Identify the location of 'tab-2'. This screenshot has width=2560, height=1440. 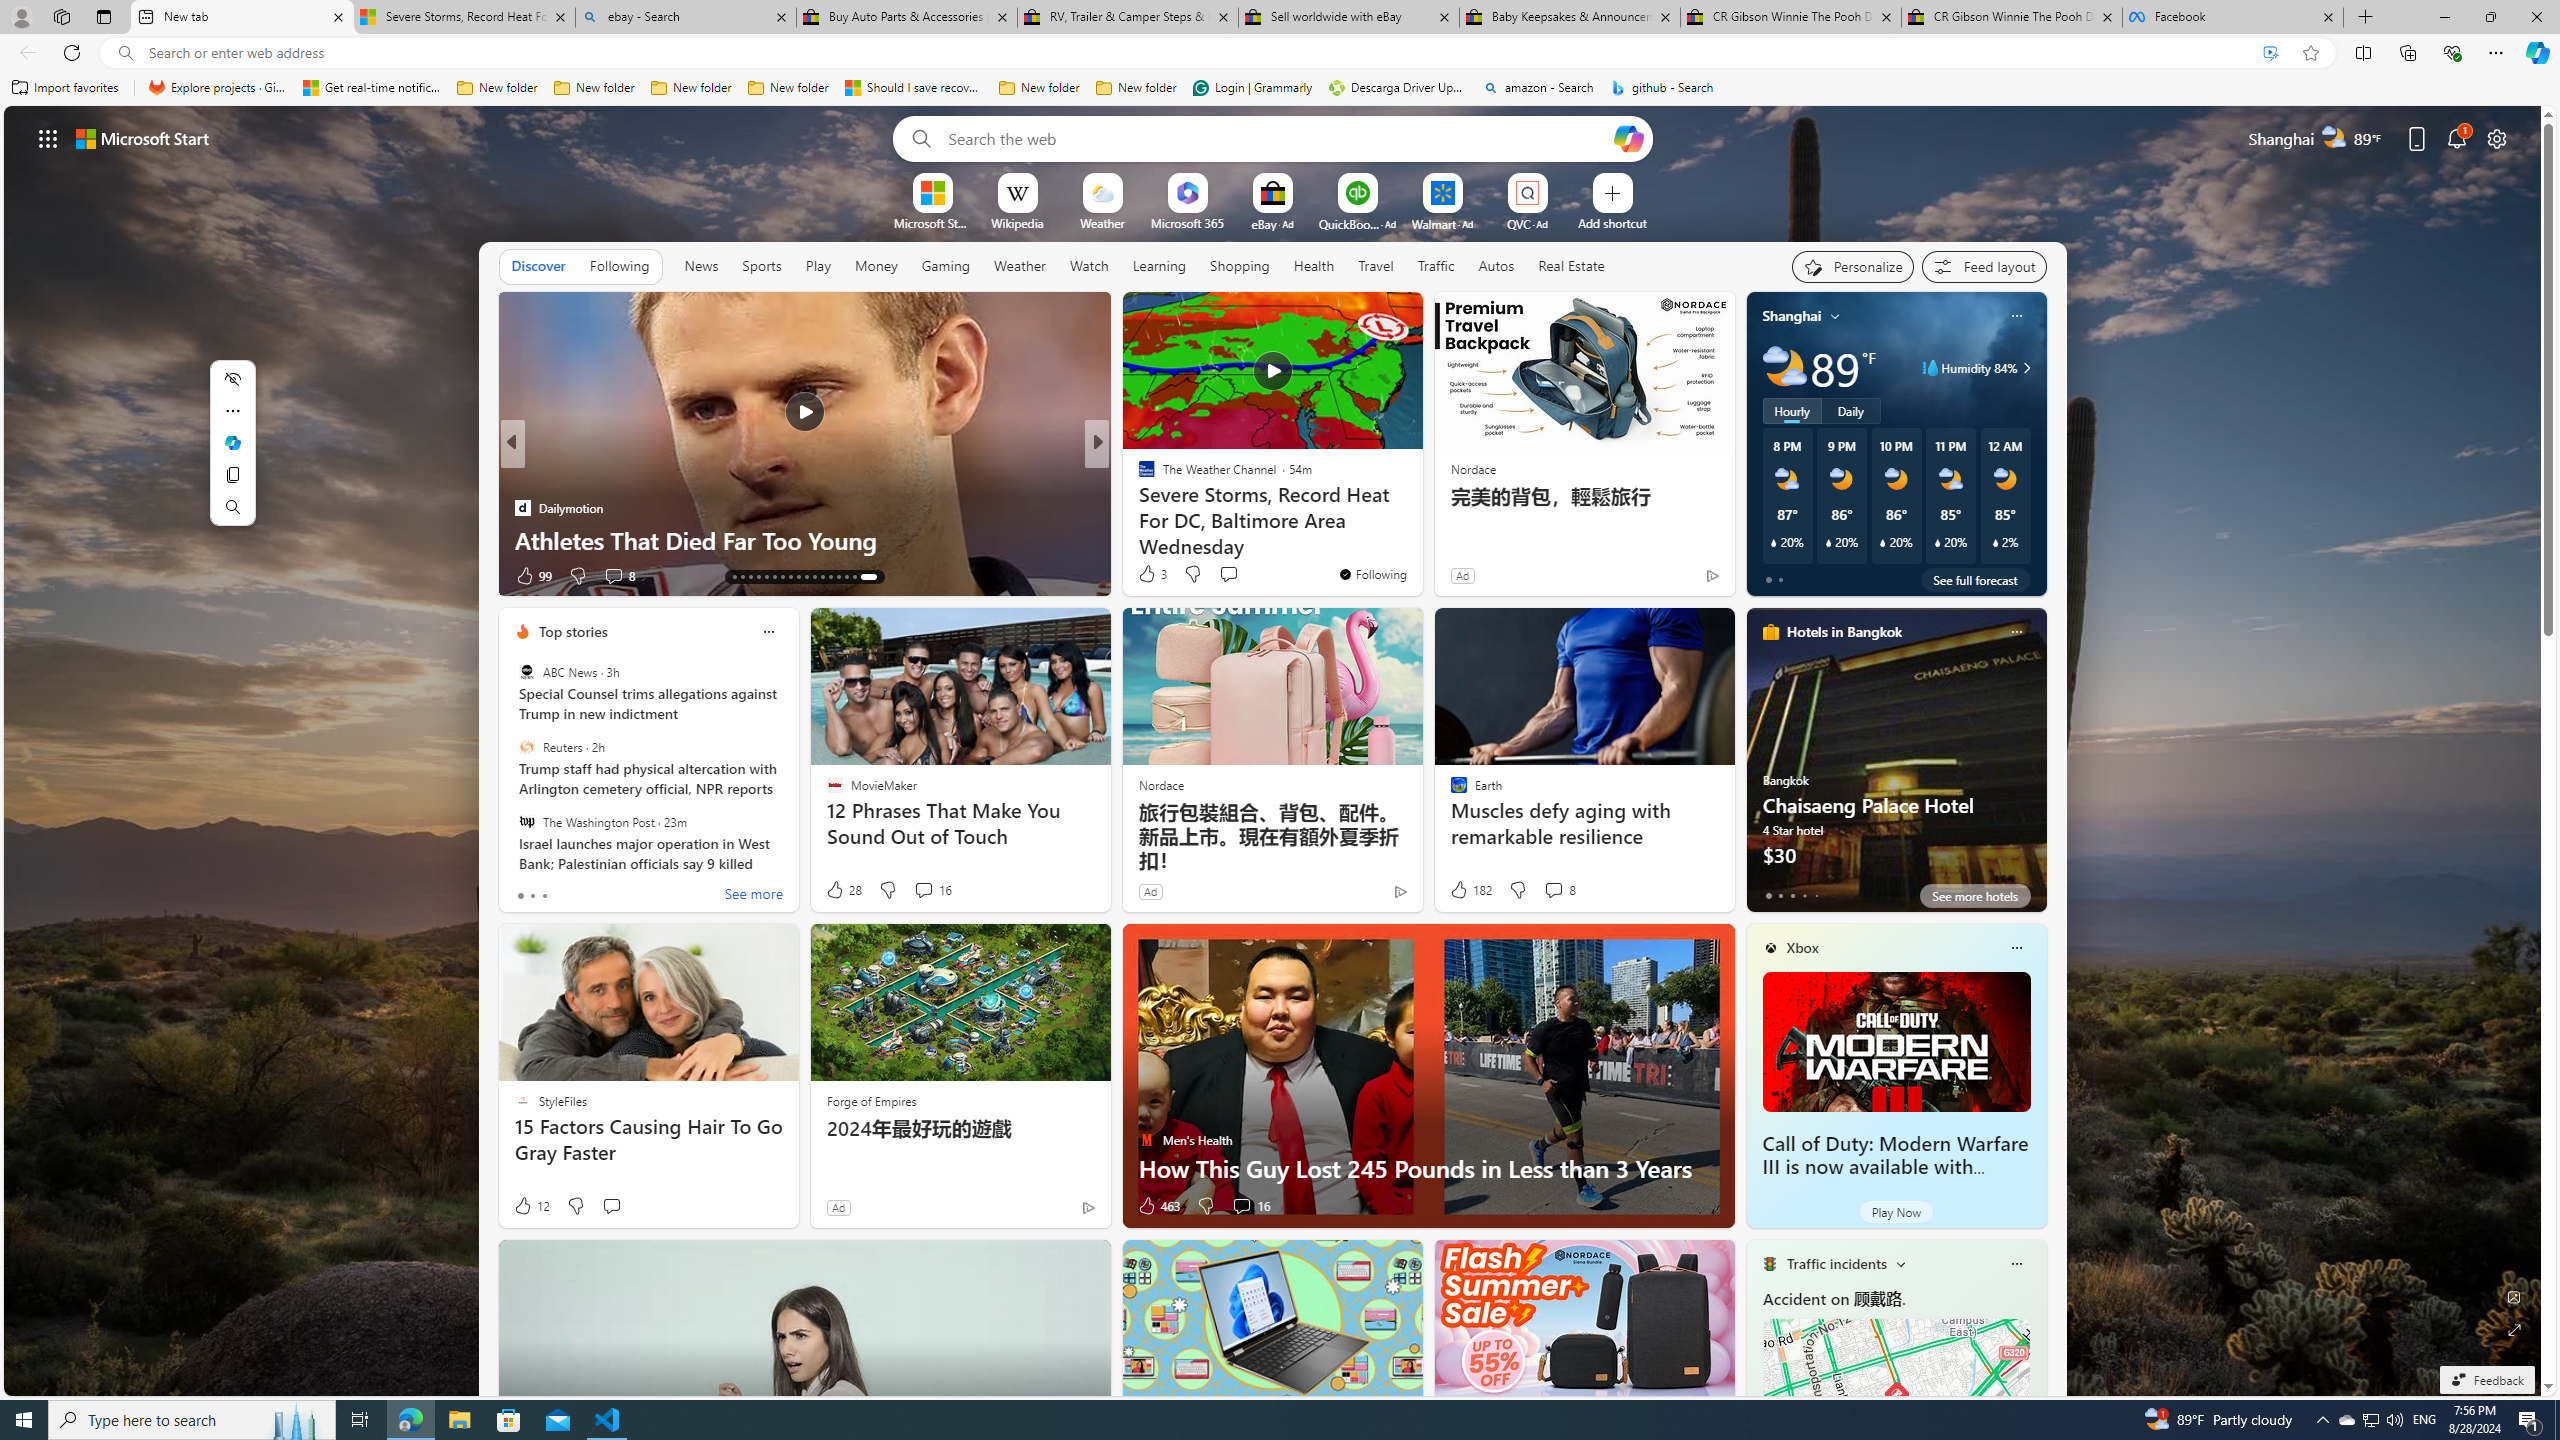
(1793, 895).